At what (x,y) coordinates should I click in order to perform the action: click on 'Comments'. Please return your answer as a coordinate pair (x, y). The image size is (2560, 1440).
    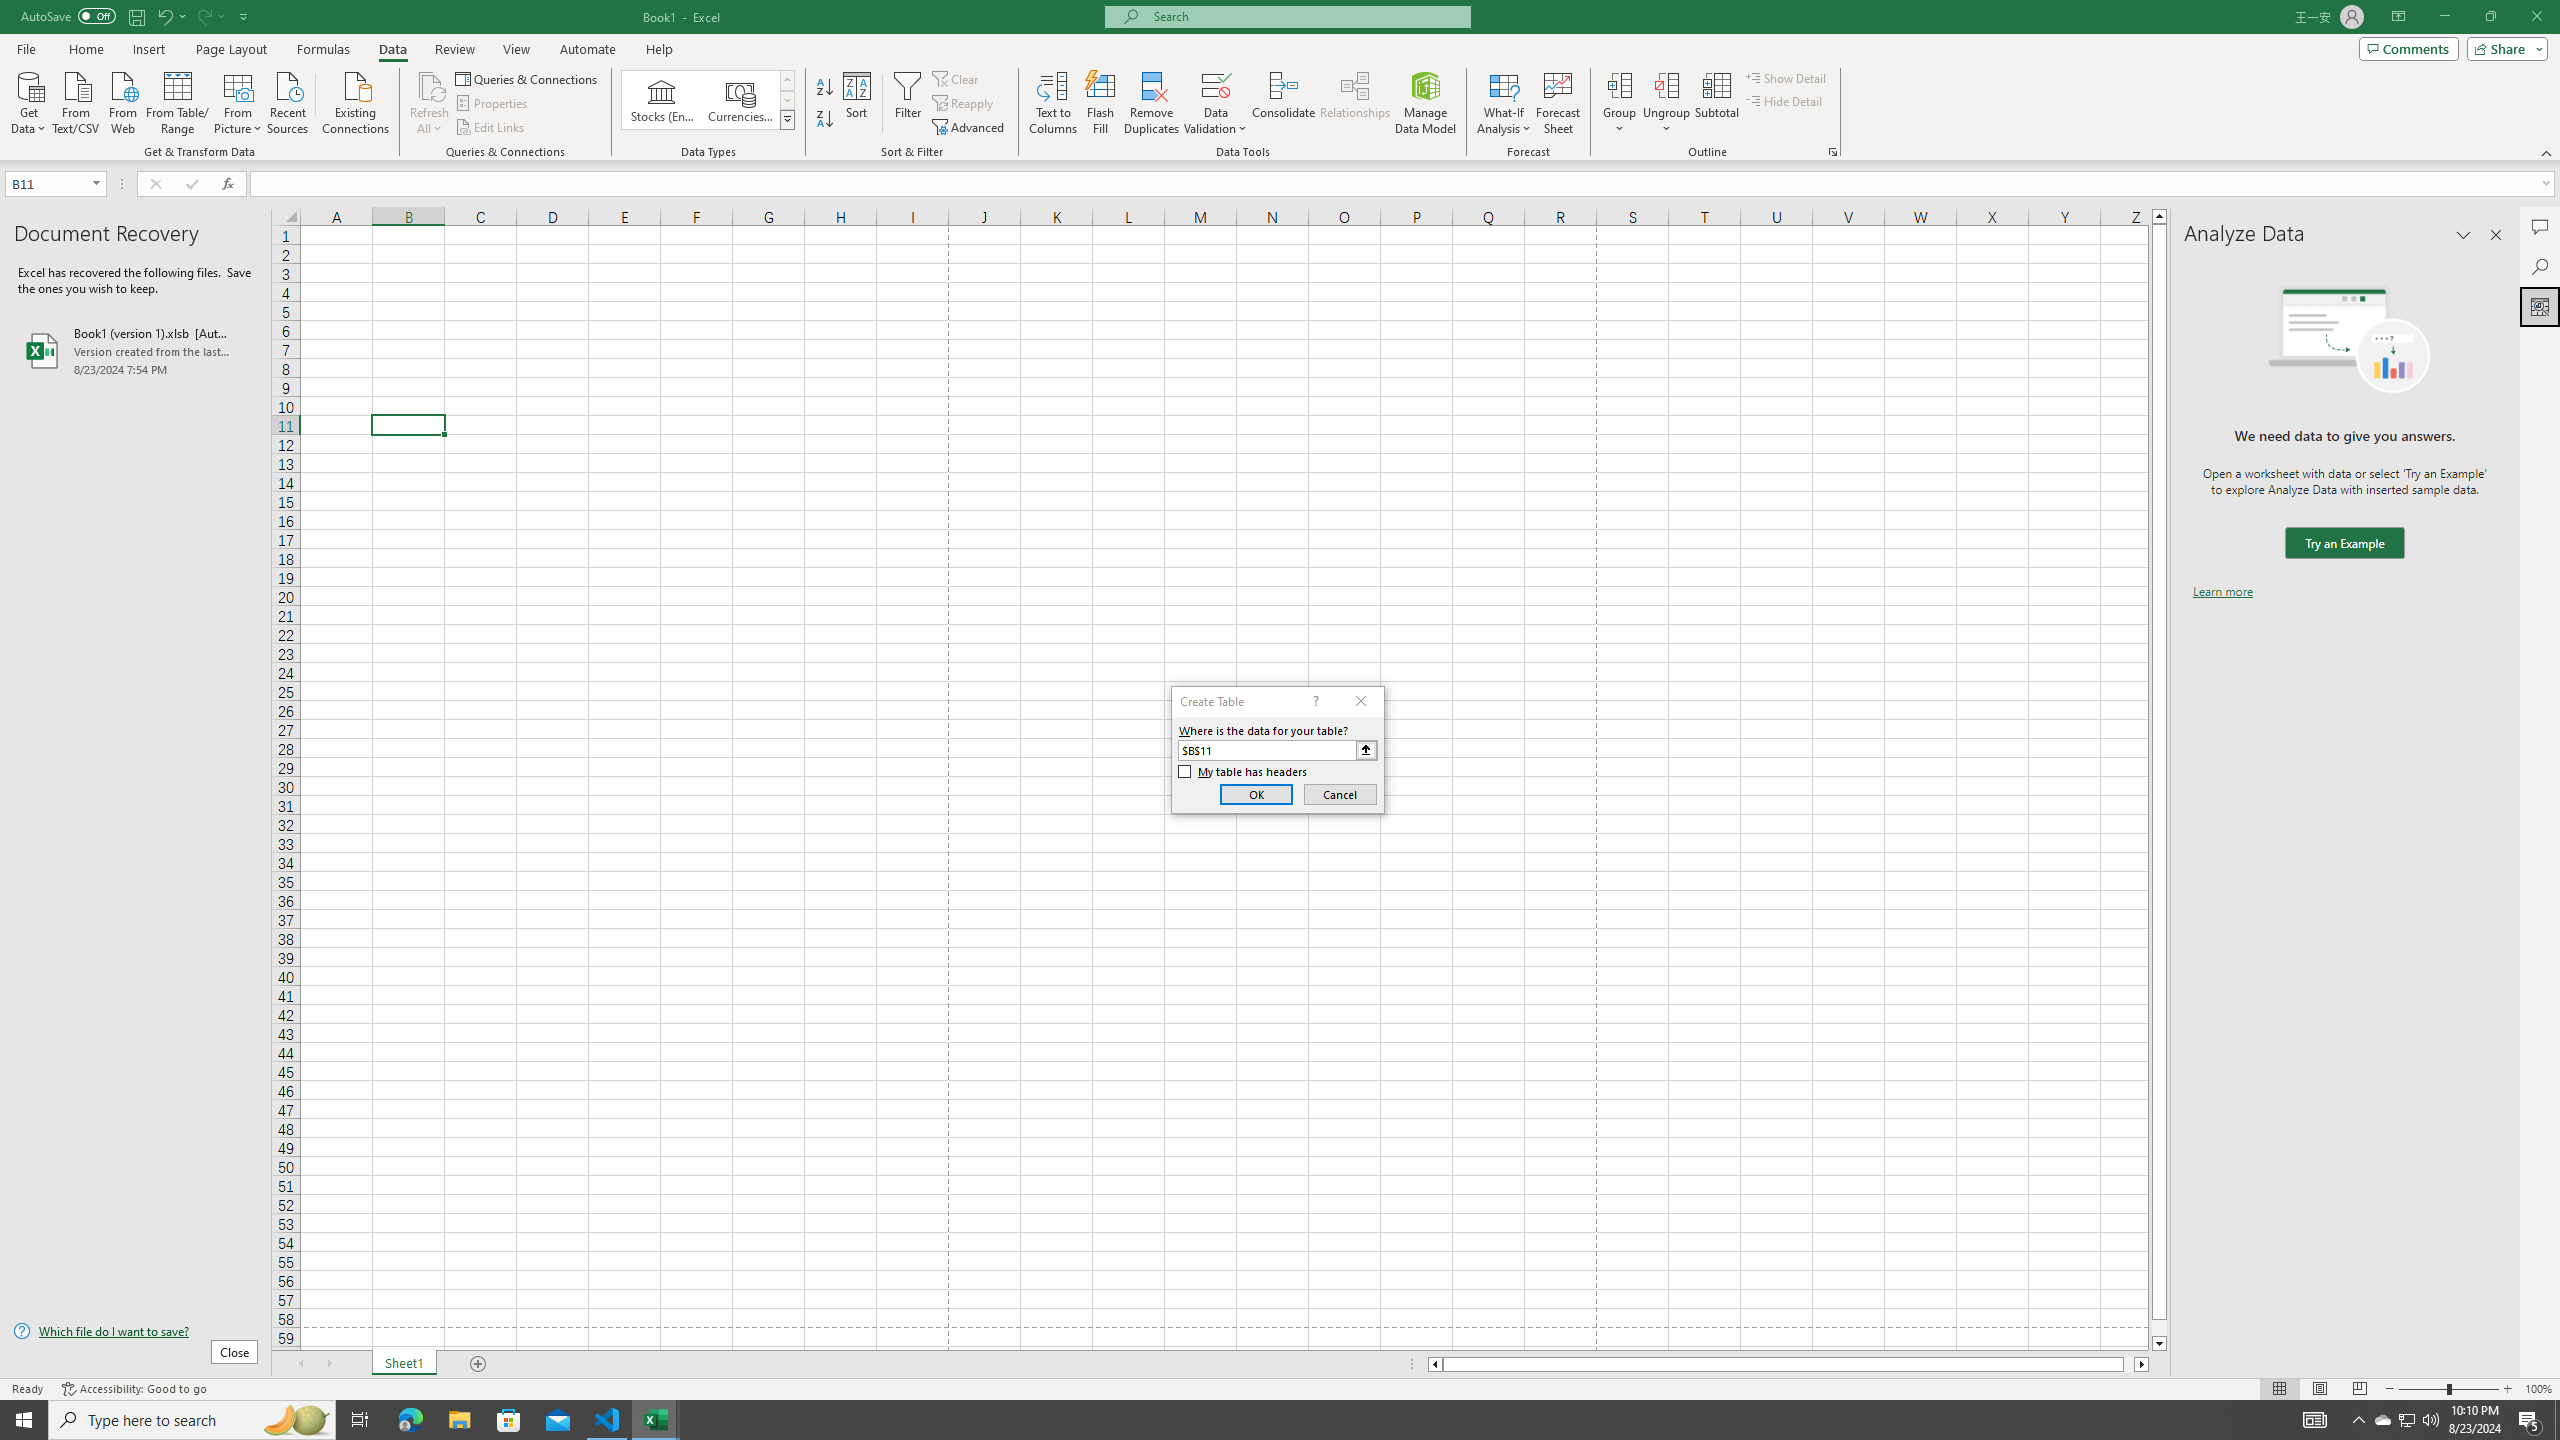
    Looking at the image, I should click on (2408, 47).